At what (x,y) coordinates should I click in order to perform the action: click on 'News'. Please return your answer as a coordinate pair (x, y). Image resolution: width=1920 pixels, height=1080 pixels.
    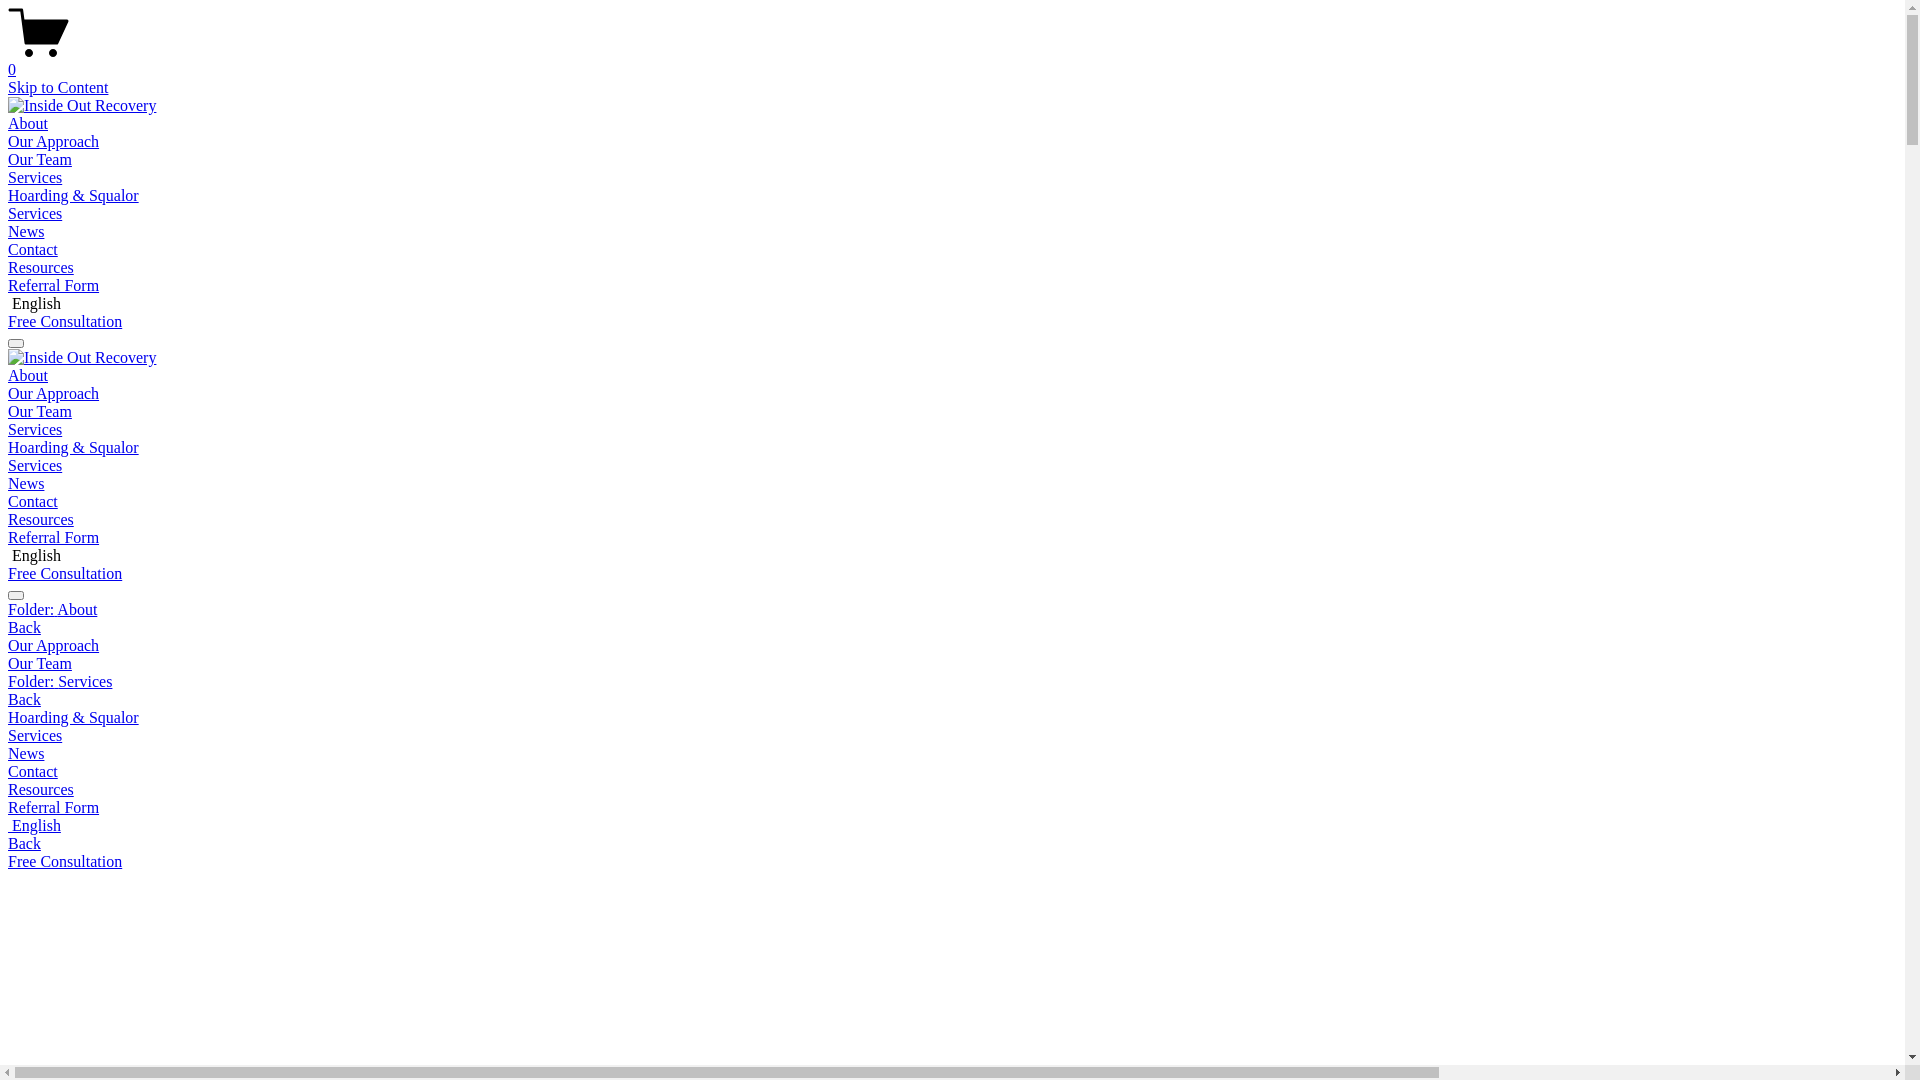
    Looking at the image, I should click on (951, 753).